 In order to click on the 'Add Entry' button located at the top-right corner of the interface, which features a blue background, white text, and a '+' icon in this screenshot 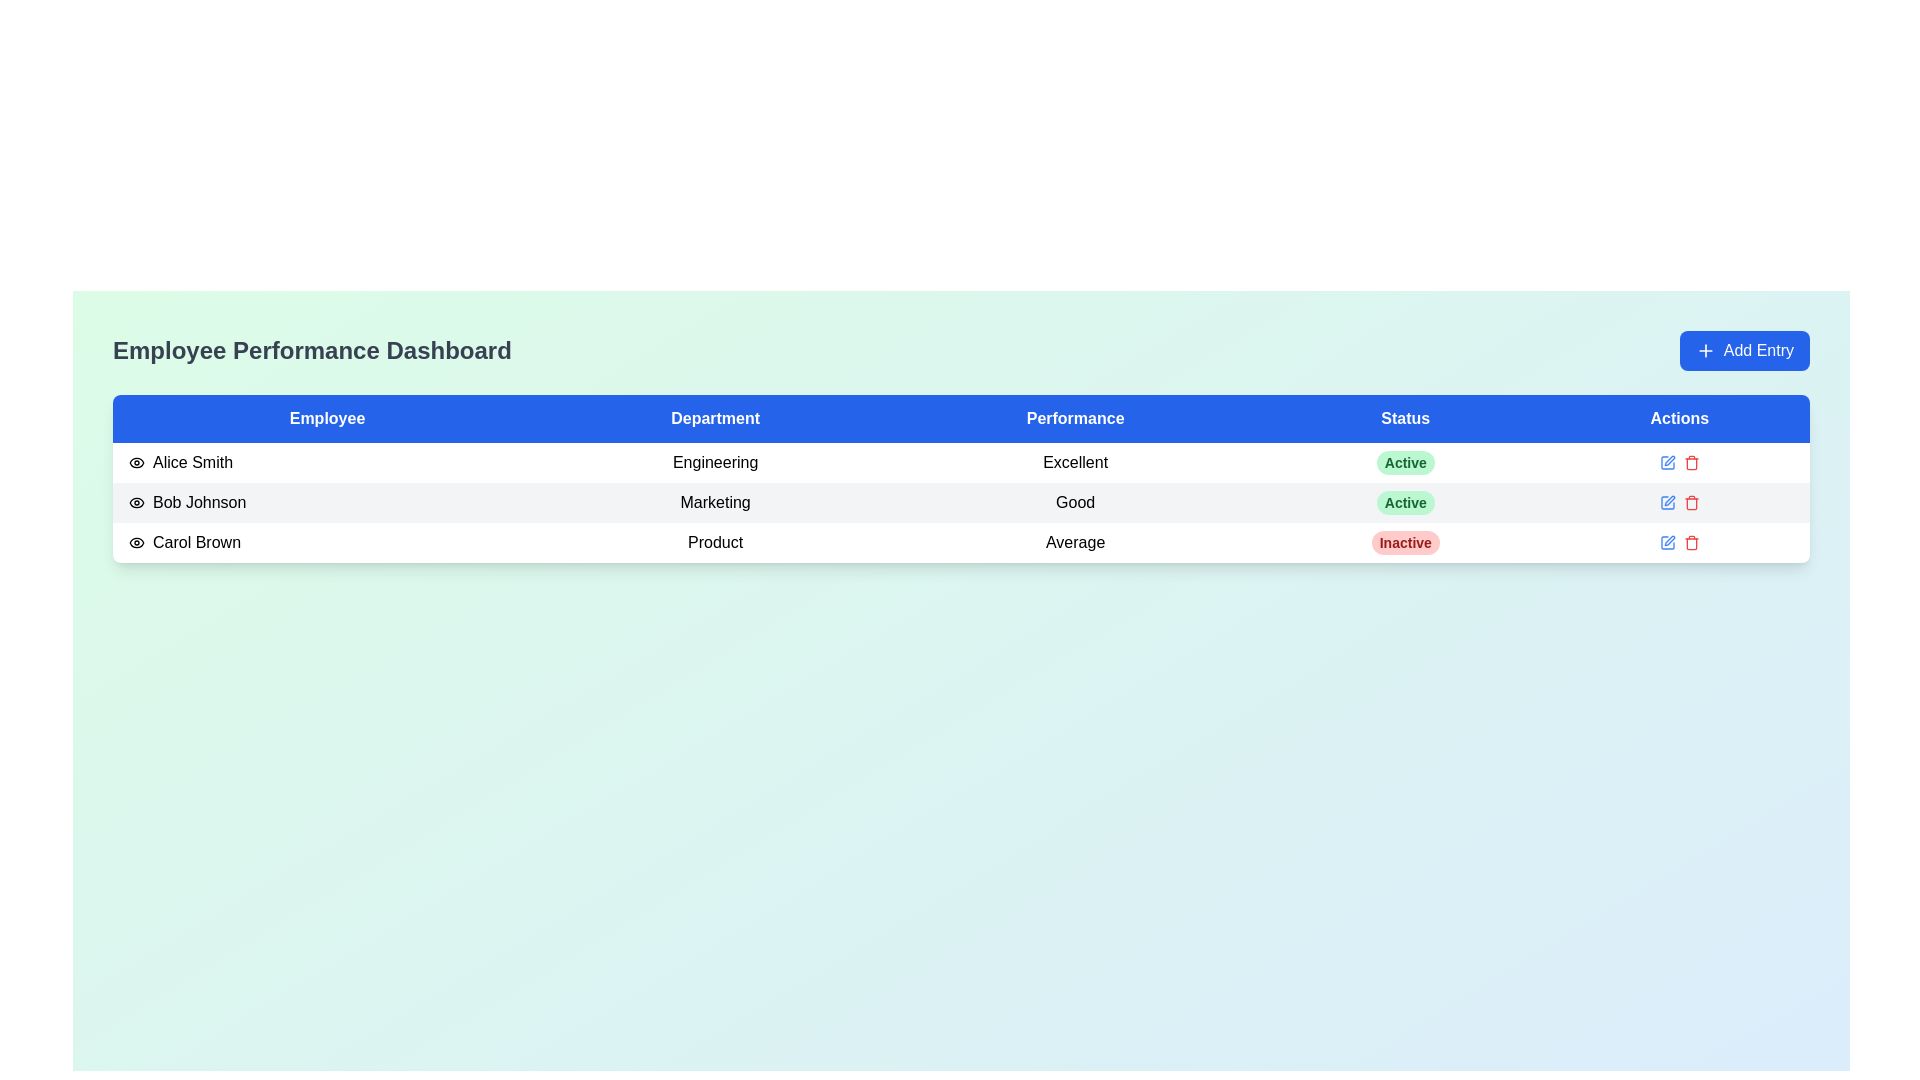, I will do `click(1743, 350)`.